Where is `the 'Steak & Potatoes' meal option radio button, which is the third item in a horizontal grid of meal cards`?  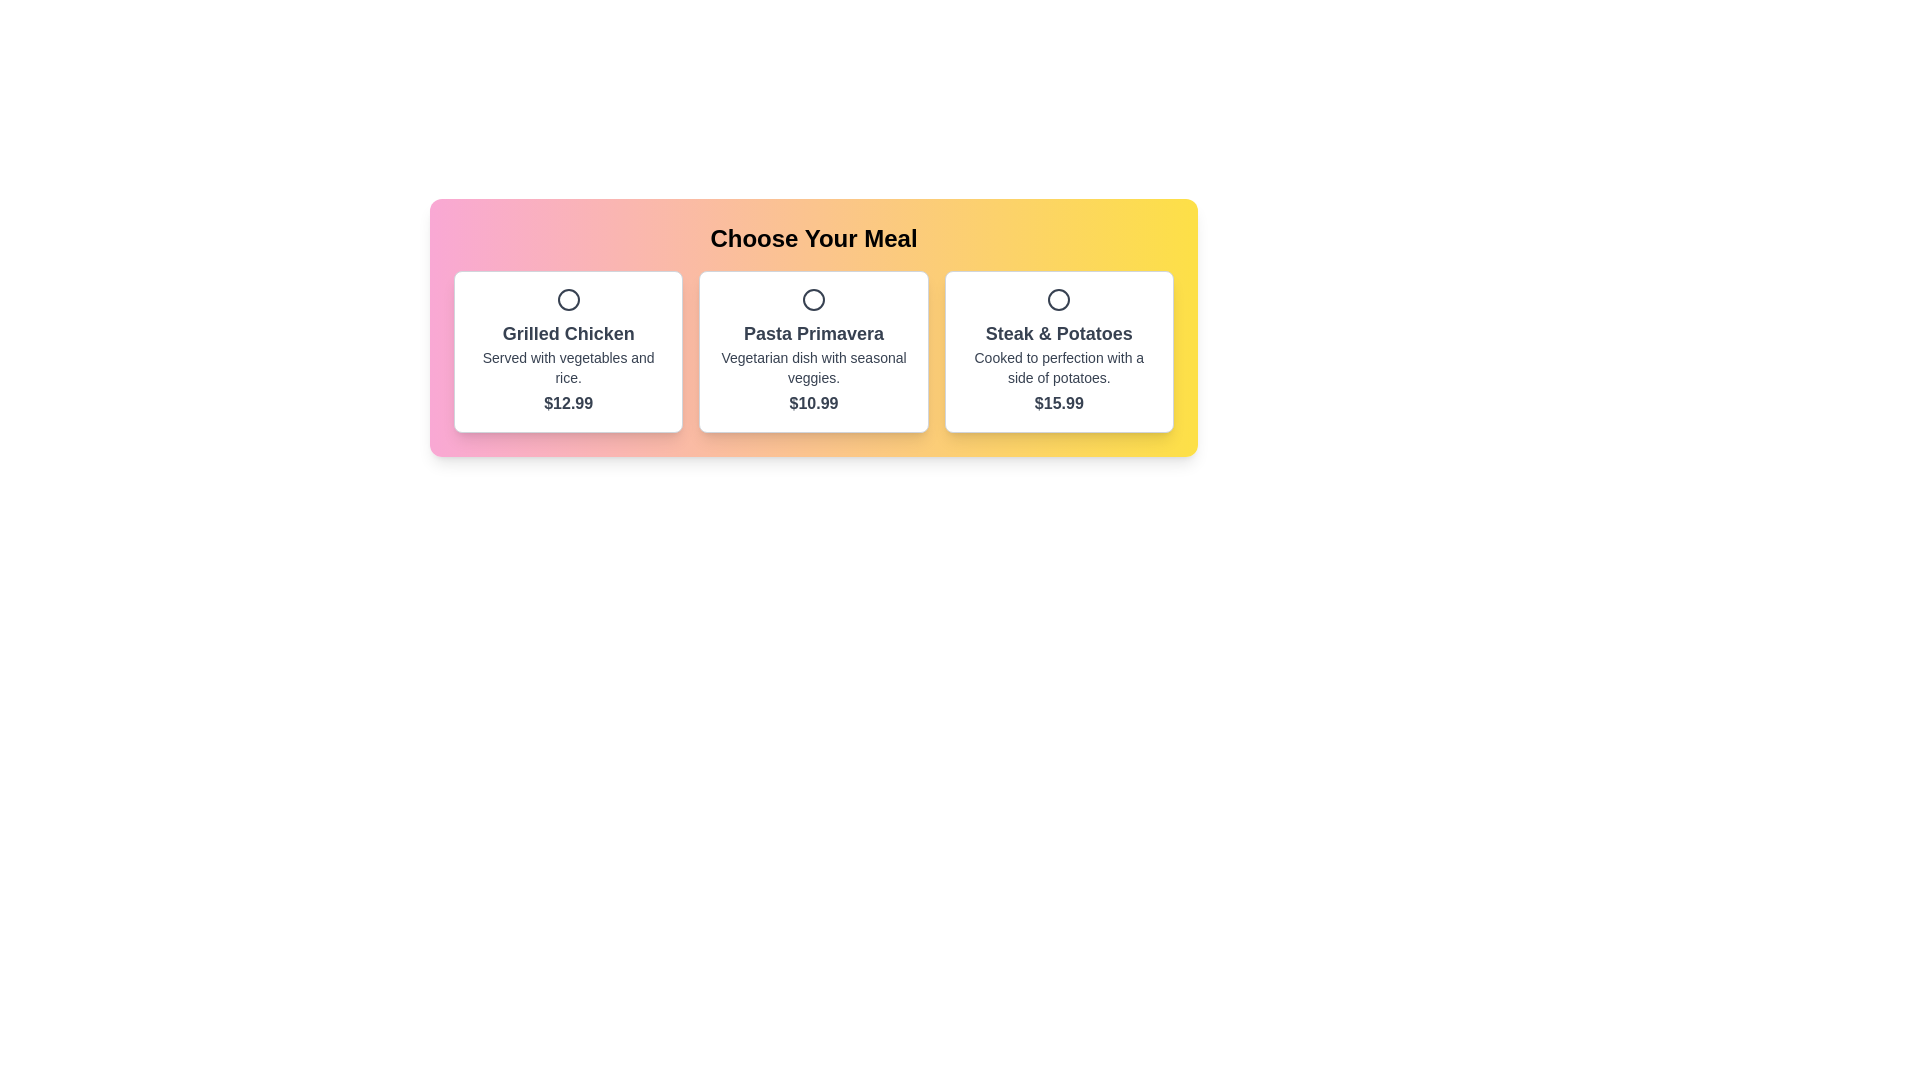 the 'Steak & Potatoes' meal option radio button, which is the third item in a horizontal grid of meal cards is located at coordinates (1058, 350).